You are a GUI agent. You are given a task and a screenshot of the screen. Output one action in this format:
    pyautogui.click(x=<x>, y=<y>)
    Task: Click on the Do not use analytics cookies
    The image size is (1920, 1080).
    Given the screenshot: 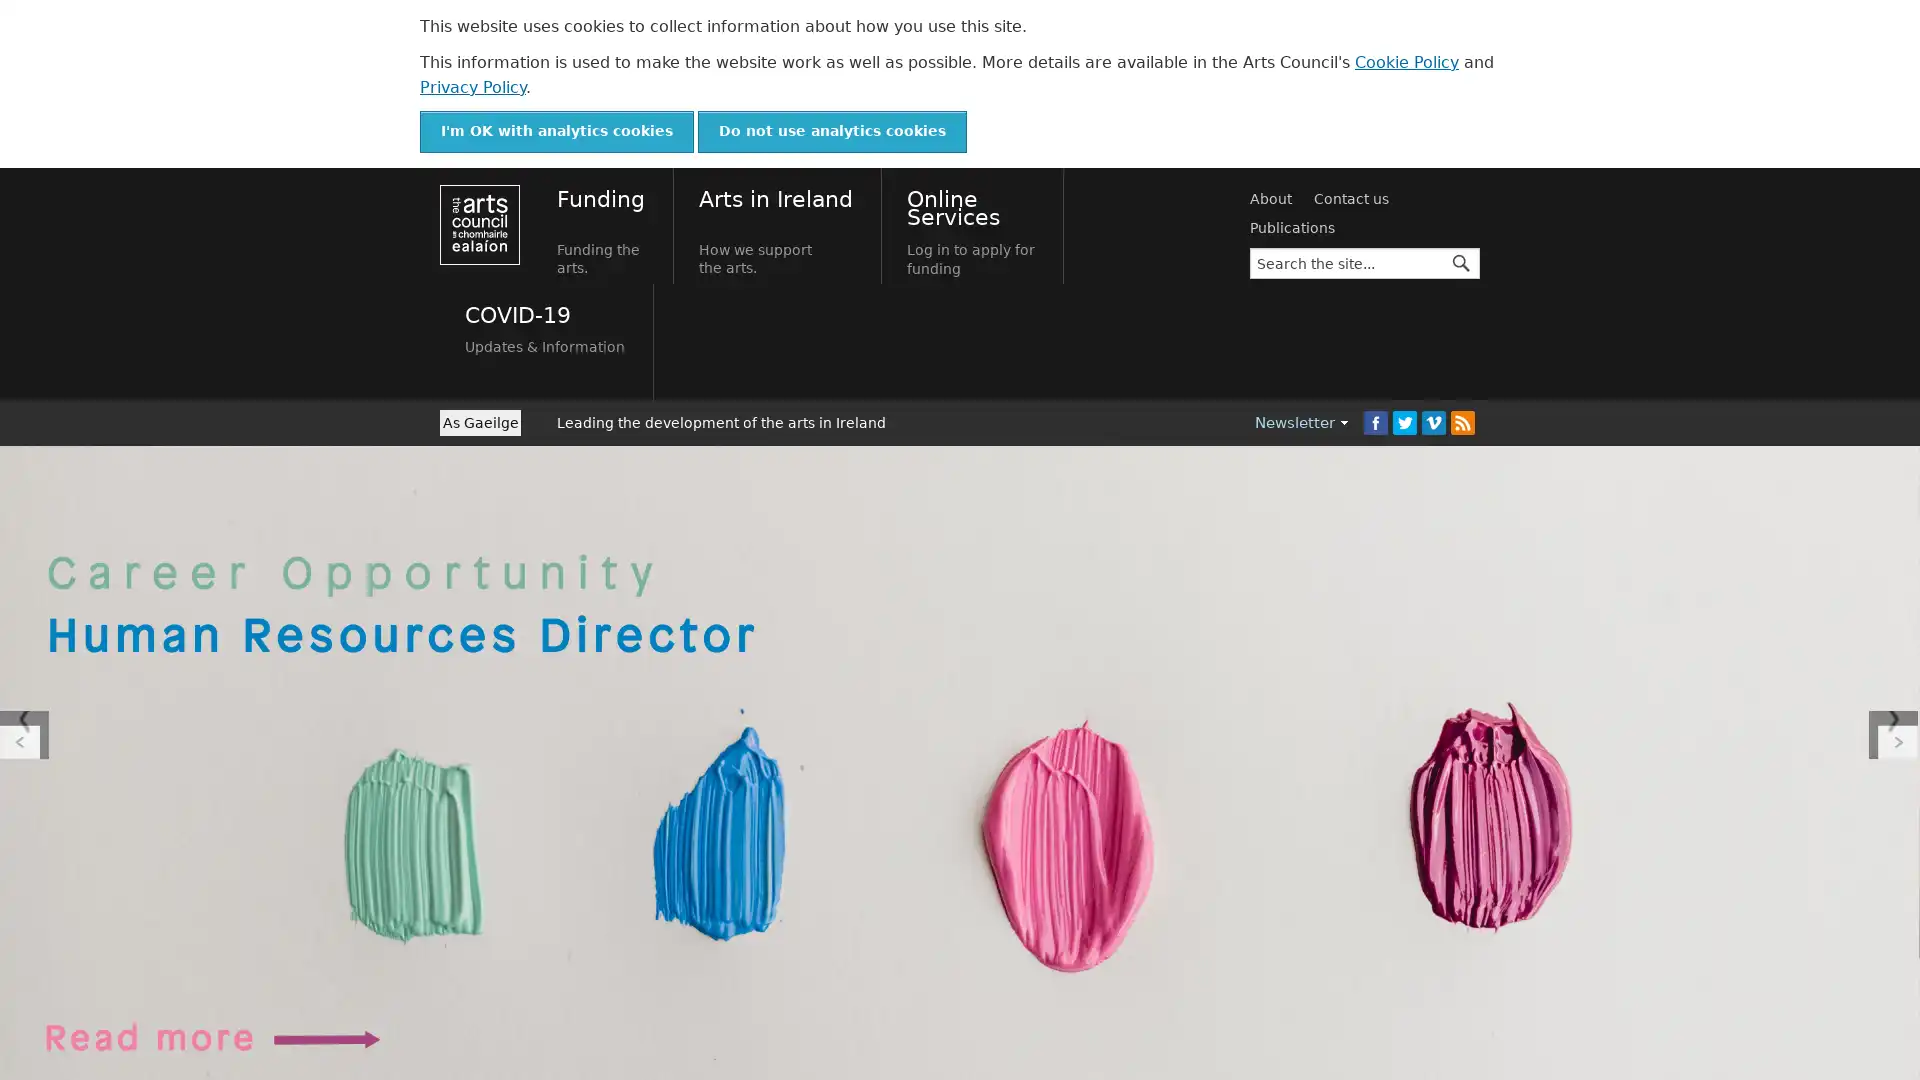 What is the action you would take?
    pyautogui.click(x=832, y=131)
    